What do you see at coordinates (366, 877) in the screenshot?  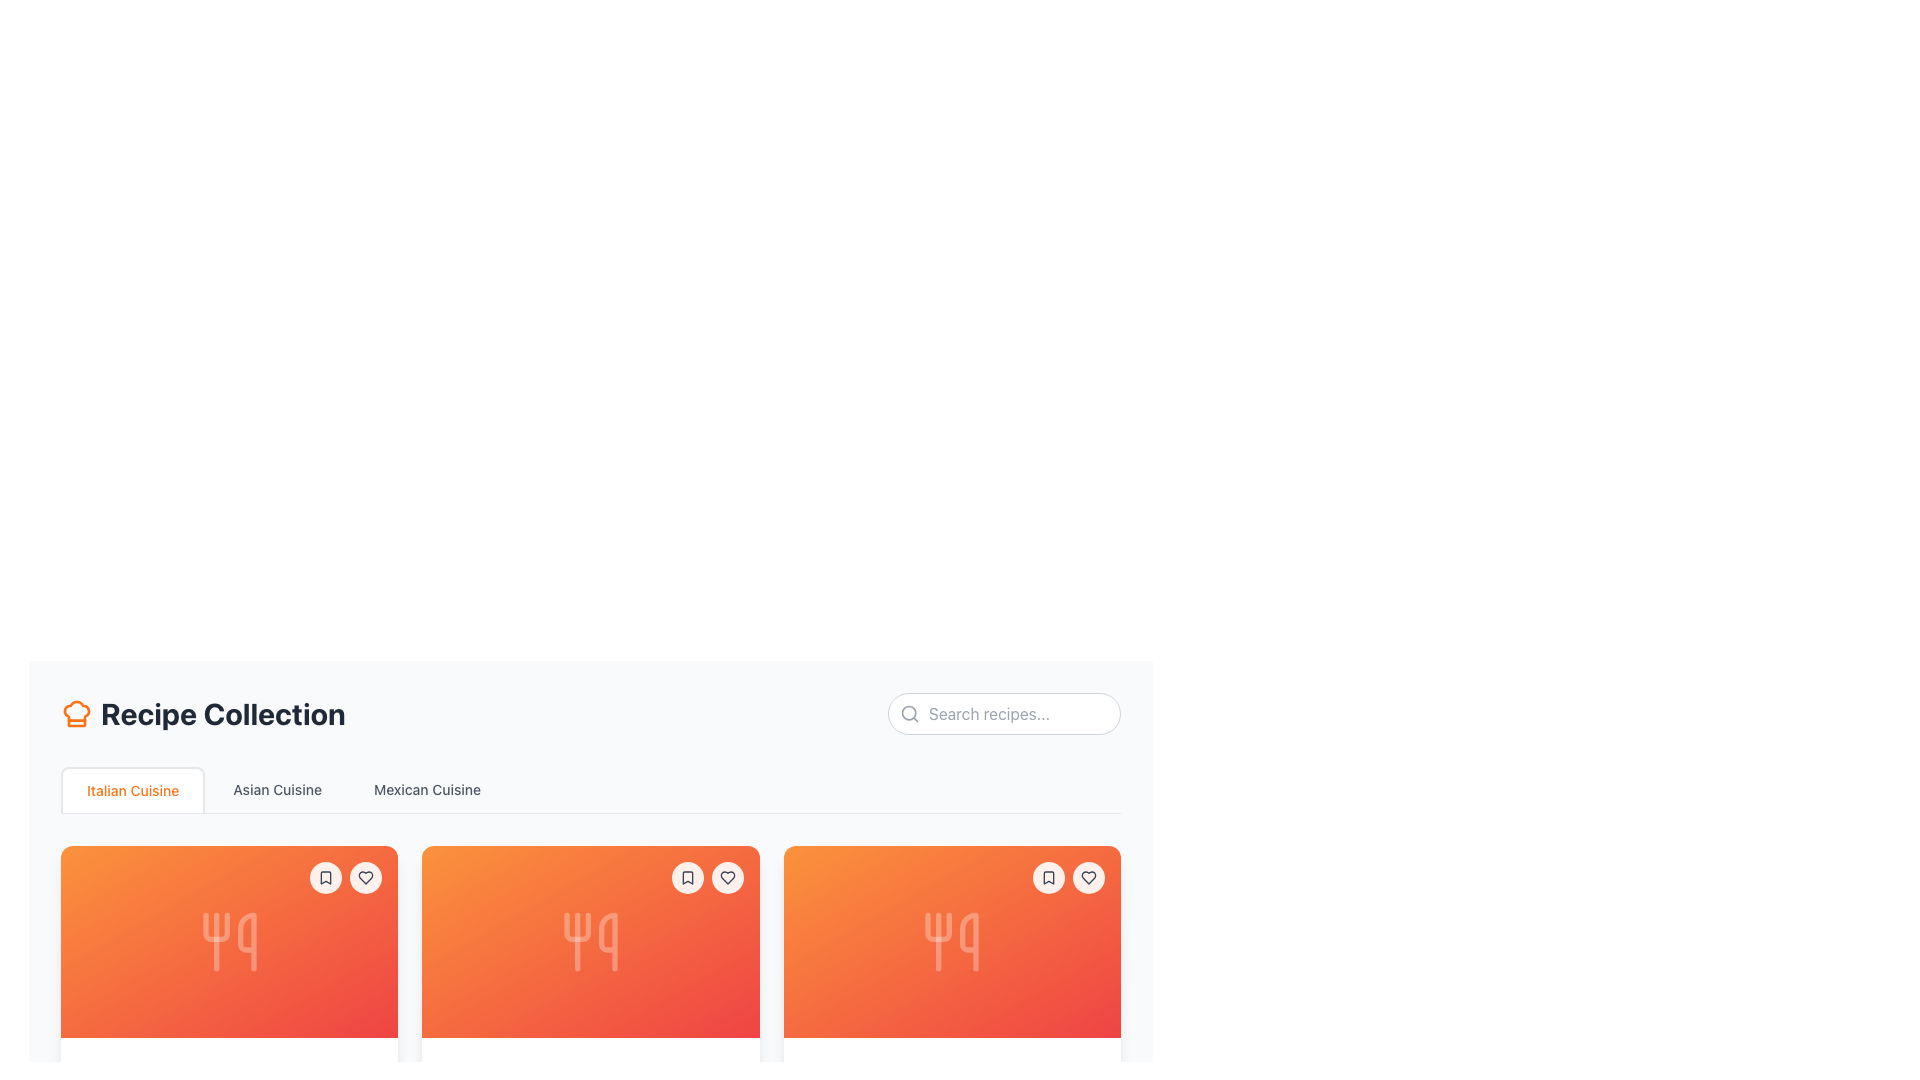 I see `the small circular button with a white background and heart icon located in the top-right corner of the first recipe card` at bounding box center [366, 877].